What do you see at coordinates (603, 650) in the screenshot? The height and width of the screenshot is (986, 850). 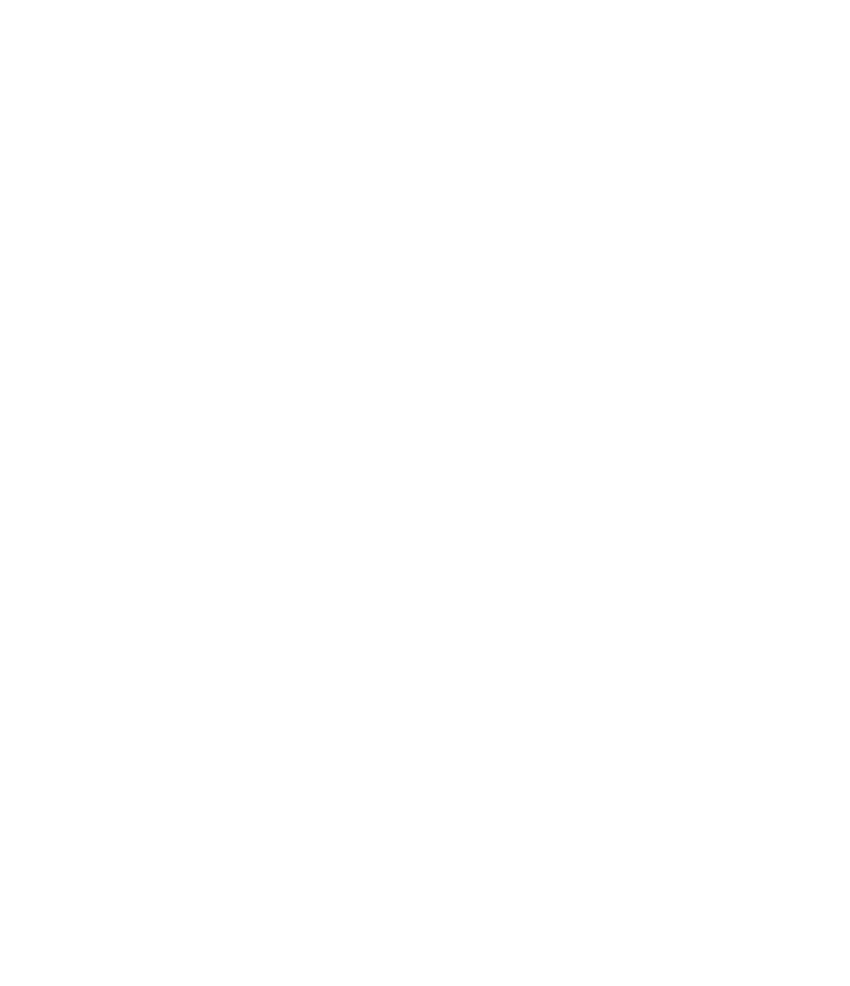 I see `'East Highland Way'` at bounding box center [603, 650].